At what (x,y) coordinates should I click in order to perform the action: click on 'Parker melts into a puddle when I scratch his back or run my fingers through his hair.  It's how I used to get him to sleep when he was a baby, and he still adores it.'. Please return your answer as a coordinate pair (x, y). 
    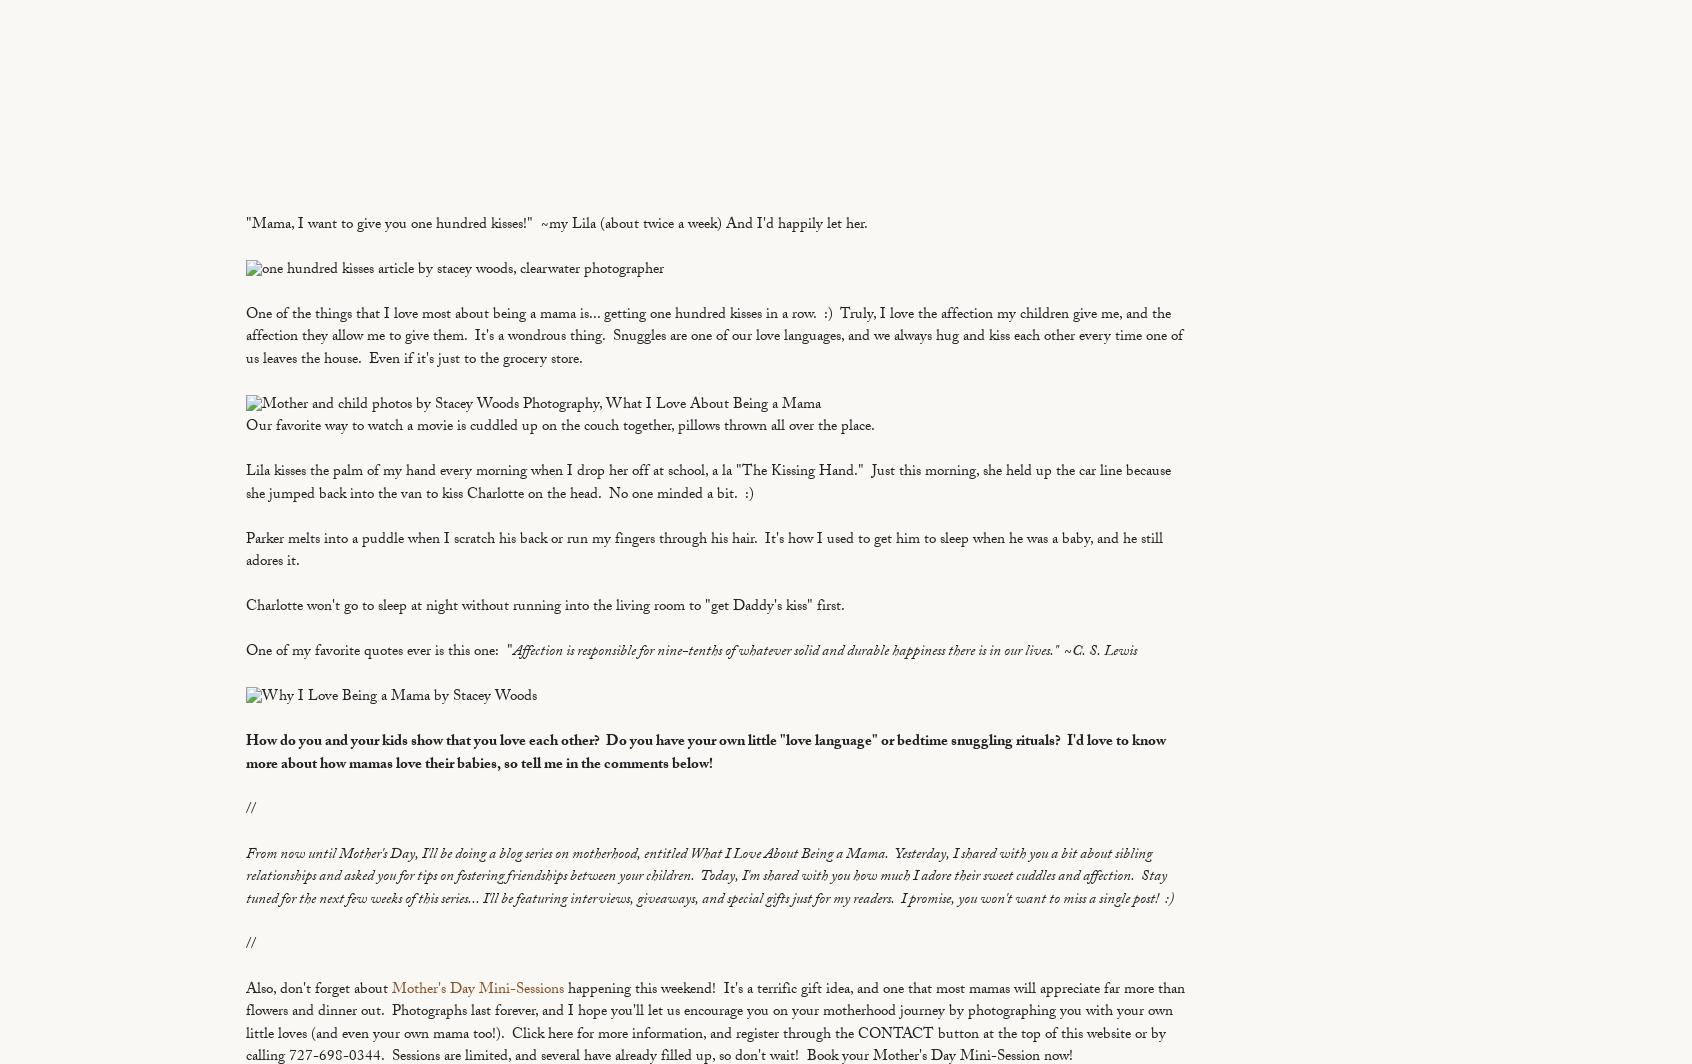
    Looking at the image, I should click on (704, 551).